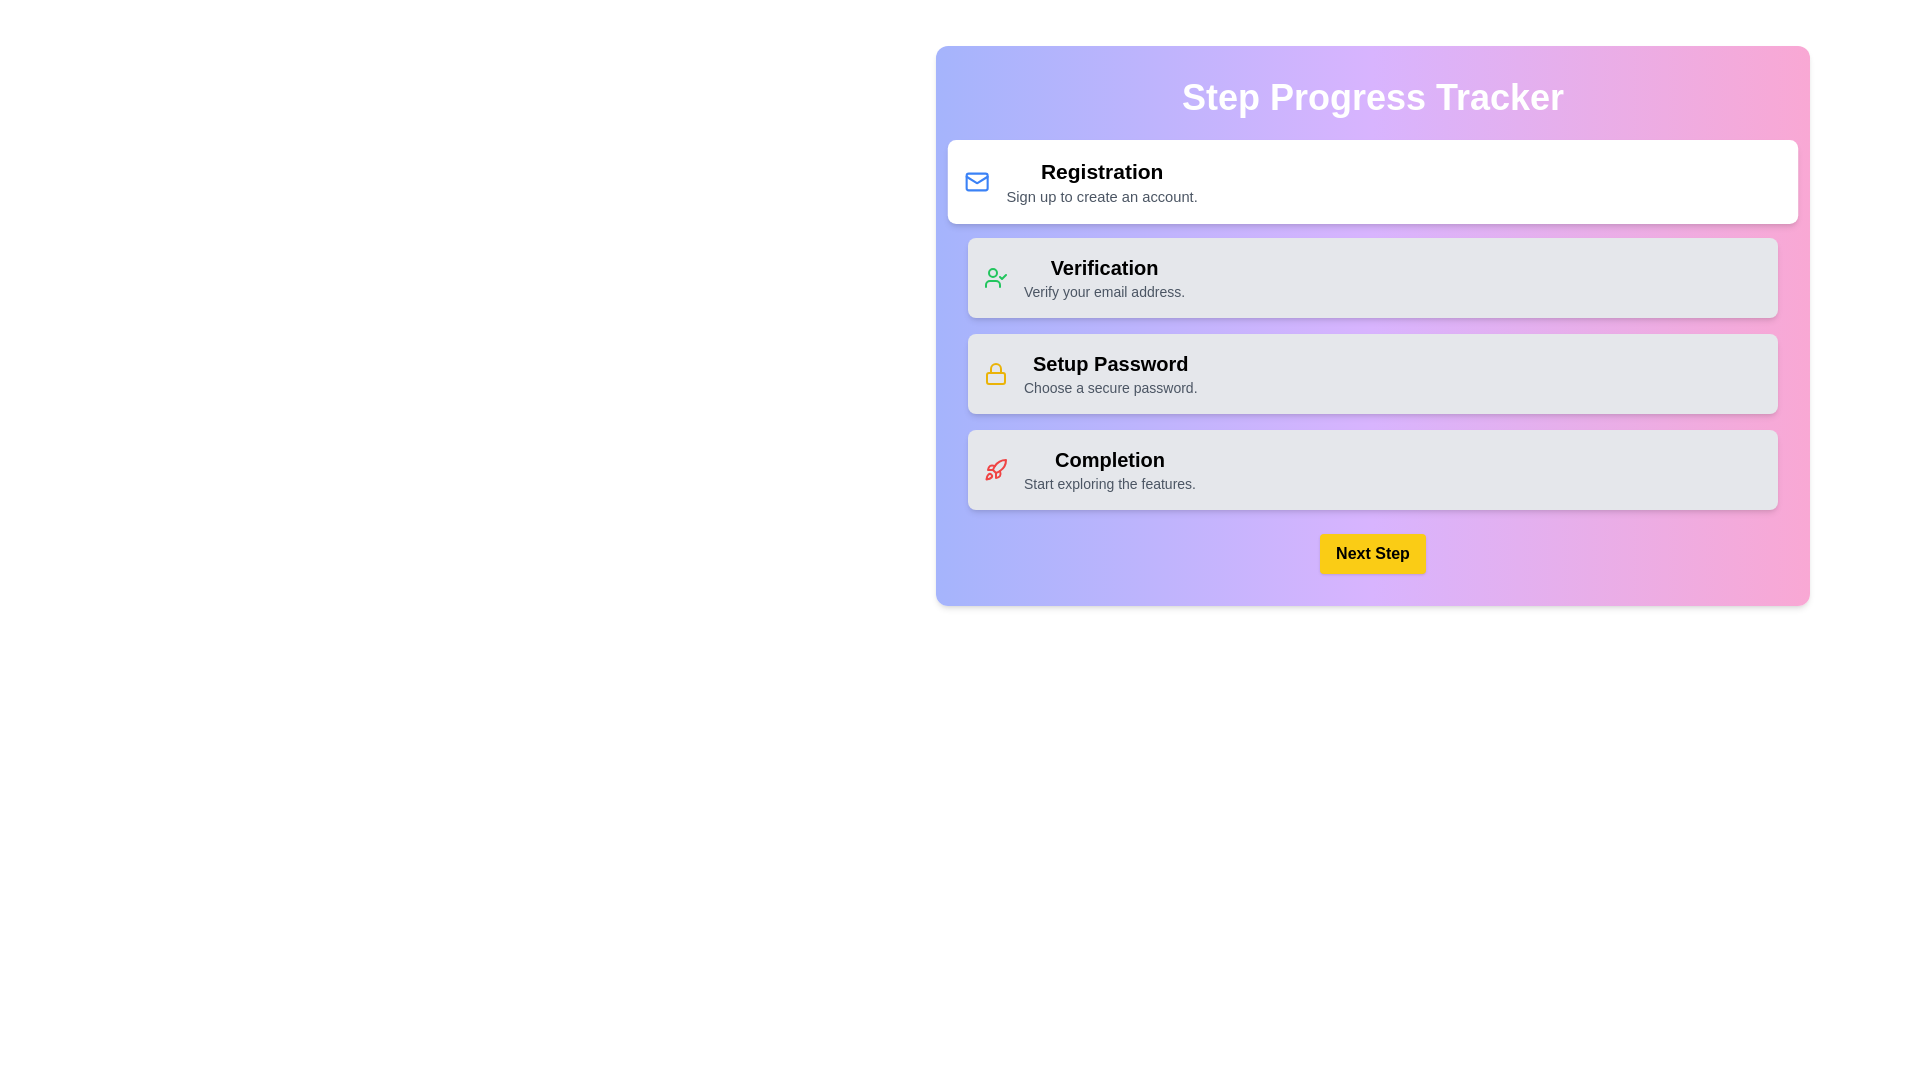  Describe the element at coordinates (996, 277) in the screenshot. I see `the status icon located in the second row of the step-progress tracker interface, to the left of the 'Verification' text, which indicates the completion or verification status` at that location.